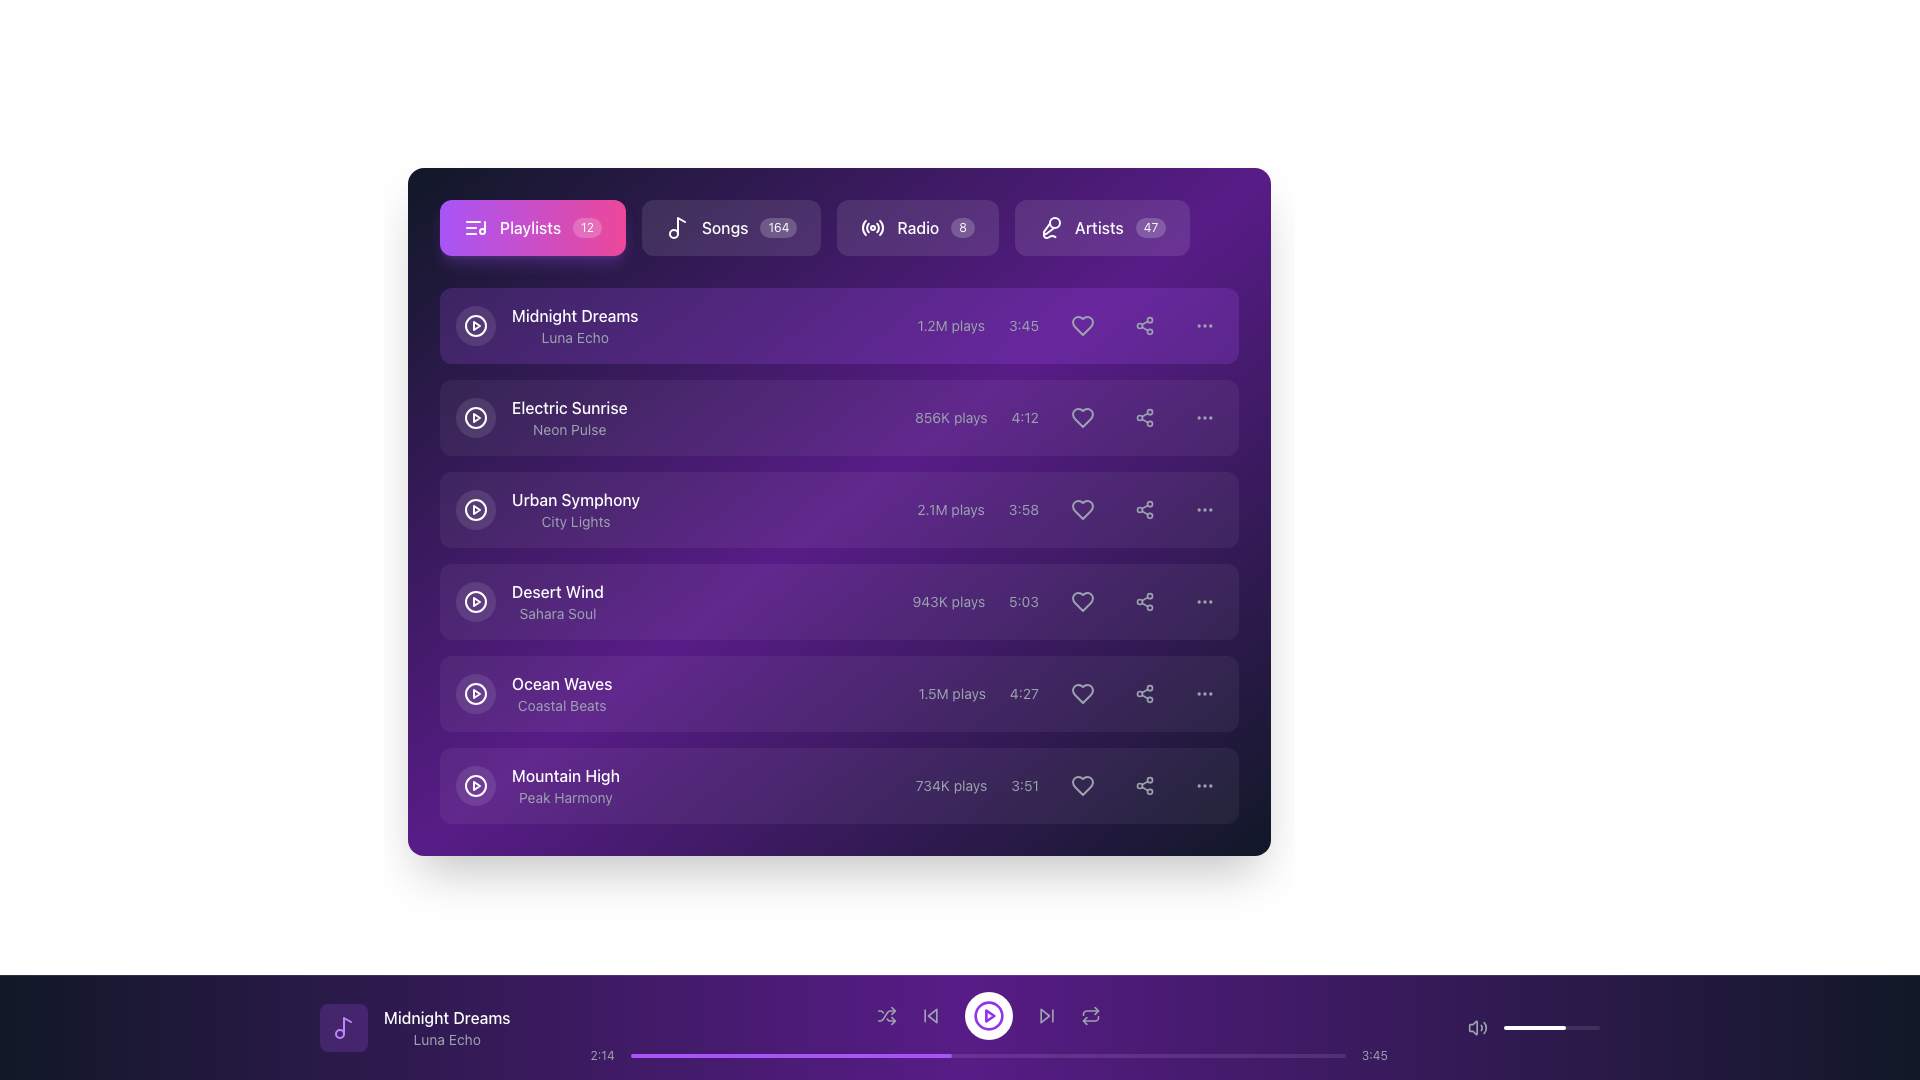 Image resolution: width=1920 pixels, height=1080 pixels. What do you see at coordinates (344, 1028) in the screenshot?
I see `the icon representing the current playing song or playlist, located in the bottom left of the music player section near the 'Midnight Dreams' title` at bounding box center [344, 1028].